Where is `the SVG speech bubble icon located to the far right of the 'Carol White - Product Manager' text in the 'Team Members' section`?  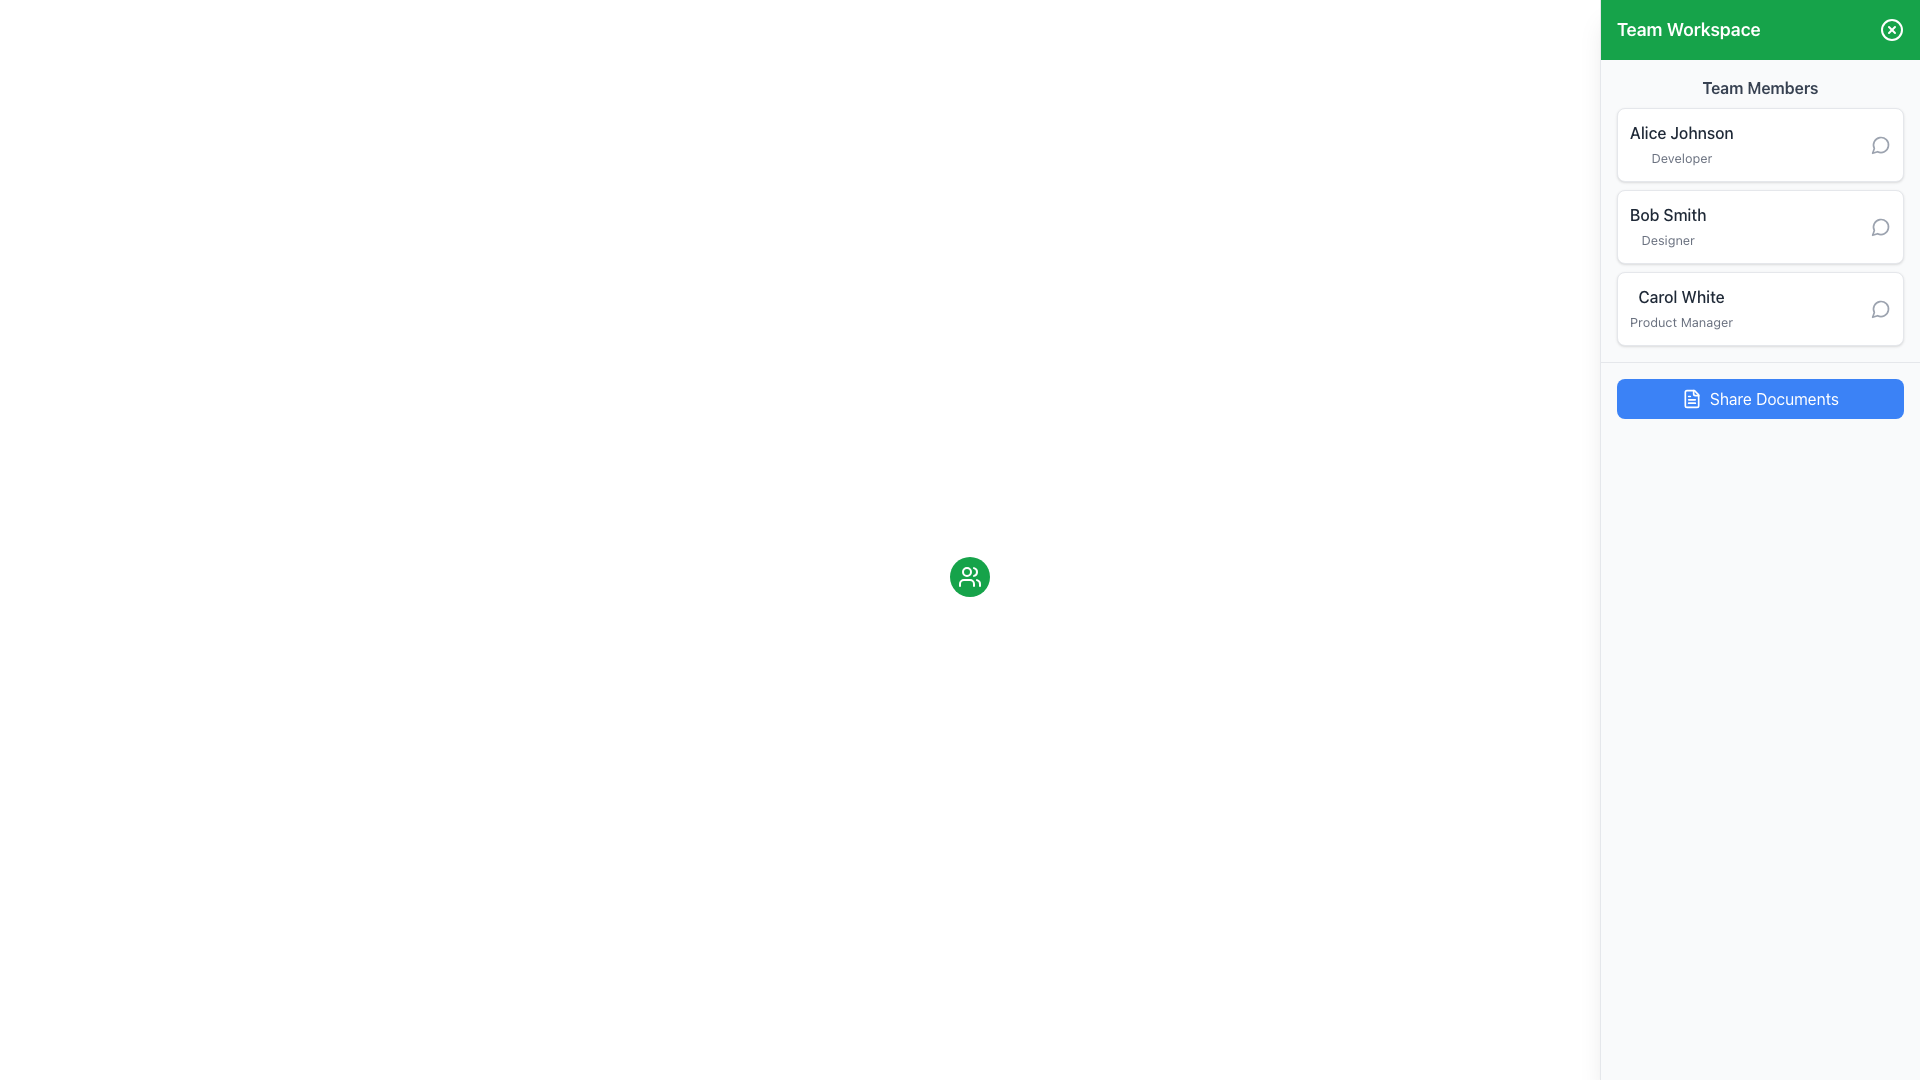
the SVG speech bubble icon located to the far right of the 'Carol White - Product Manager' text in the 'Team Members' section is located at coordinates (1879, 309).